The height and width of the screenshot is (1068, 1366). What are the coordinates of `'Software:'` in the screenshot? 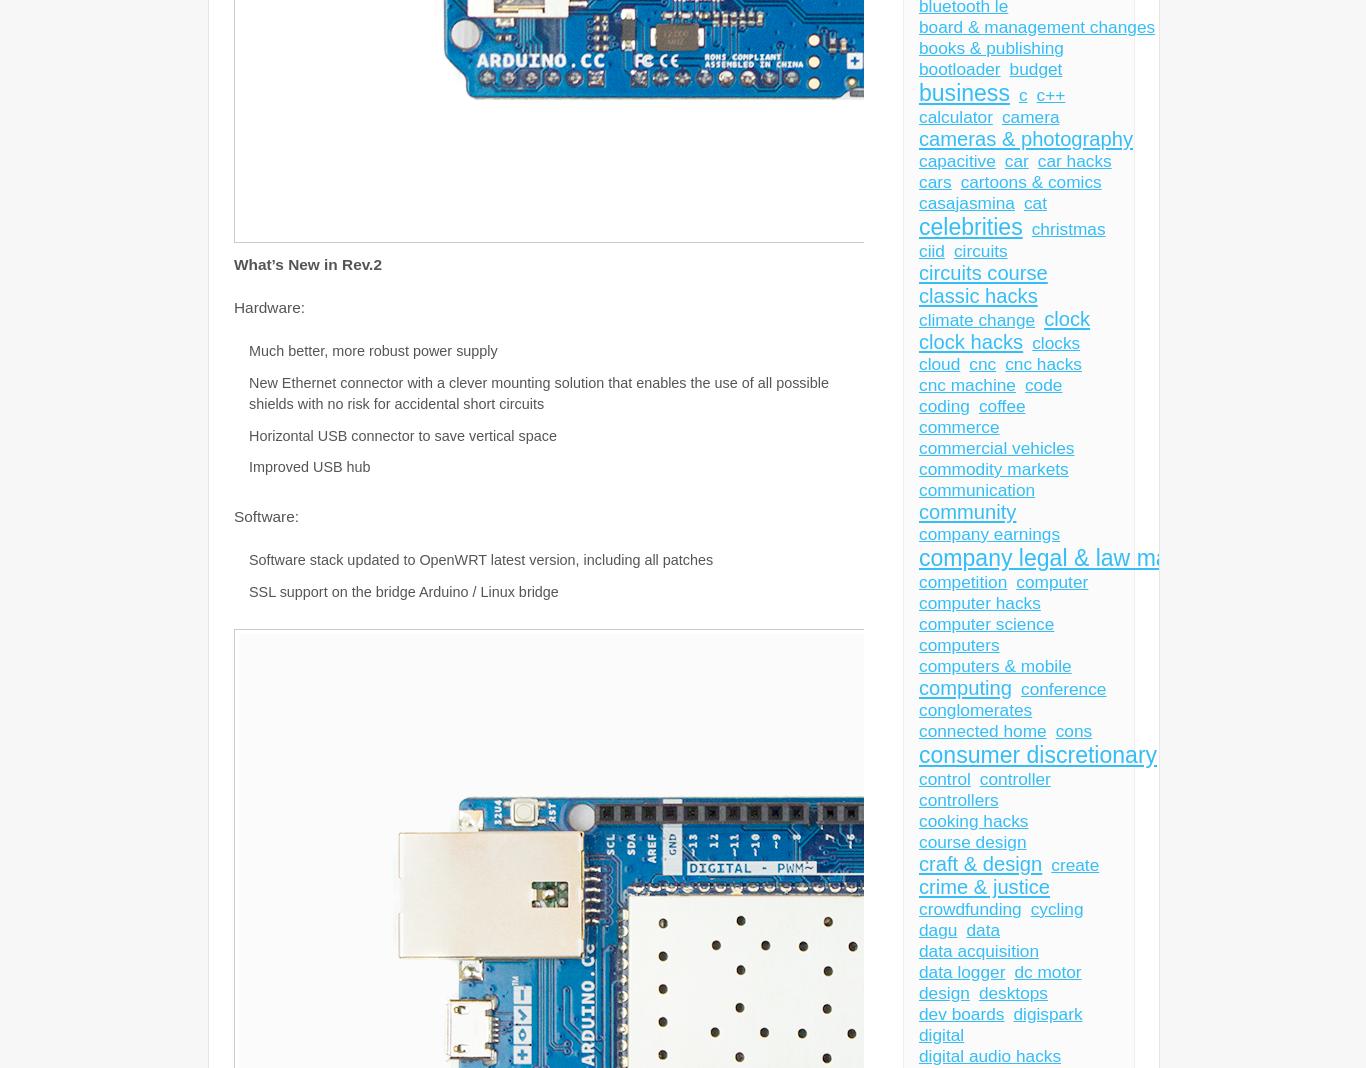 It's located at (268, 515).